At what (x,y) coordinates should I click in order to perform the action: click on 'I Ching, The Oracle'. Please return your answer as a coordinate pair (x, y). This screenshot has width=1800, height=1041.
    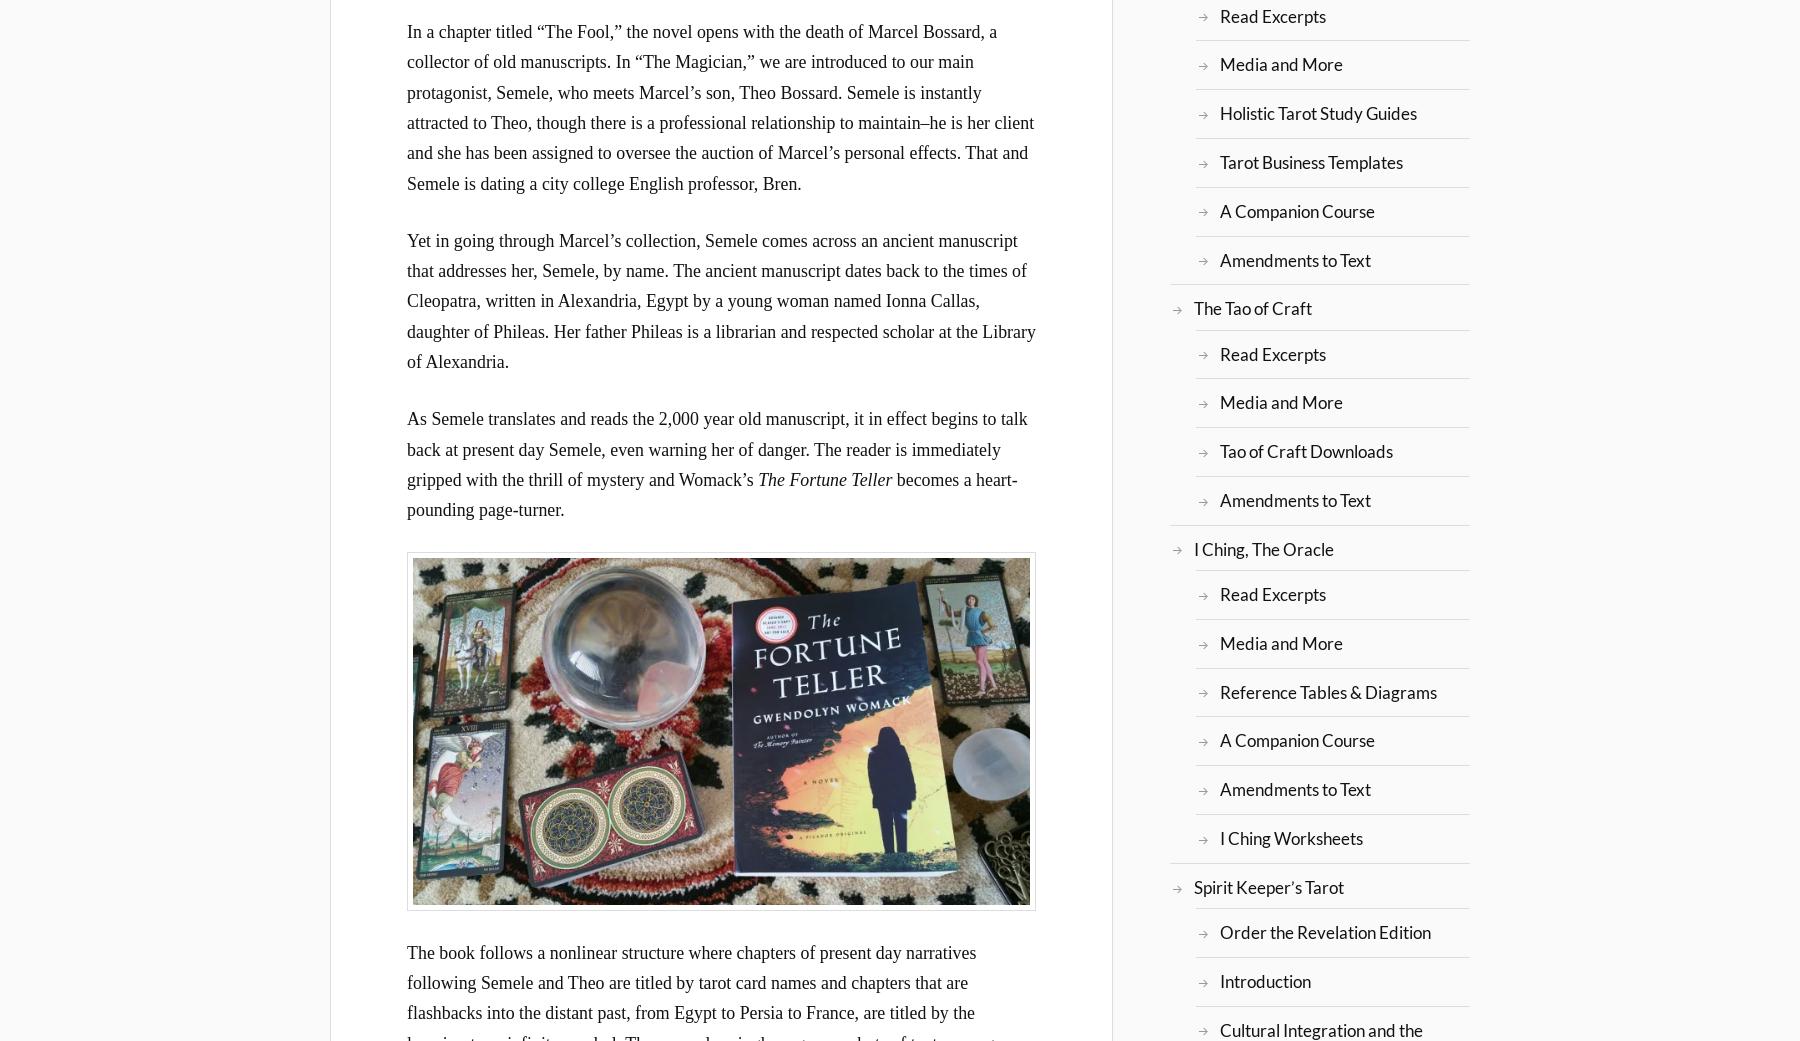
    Looking at the image, I should click on (1263, 548).